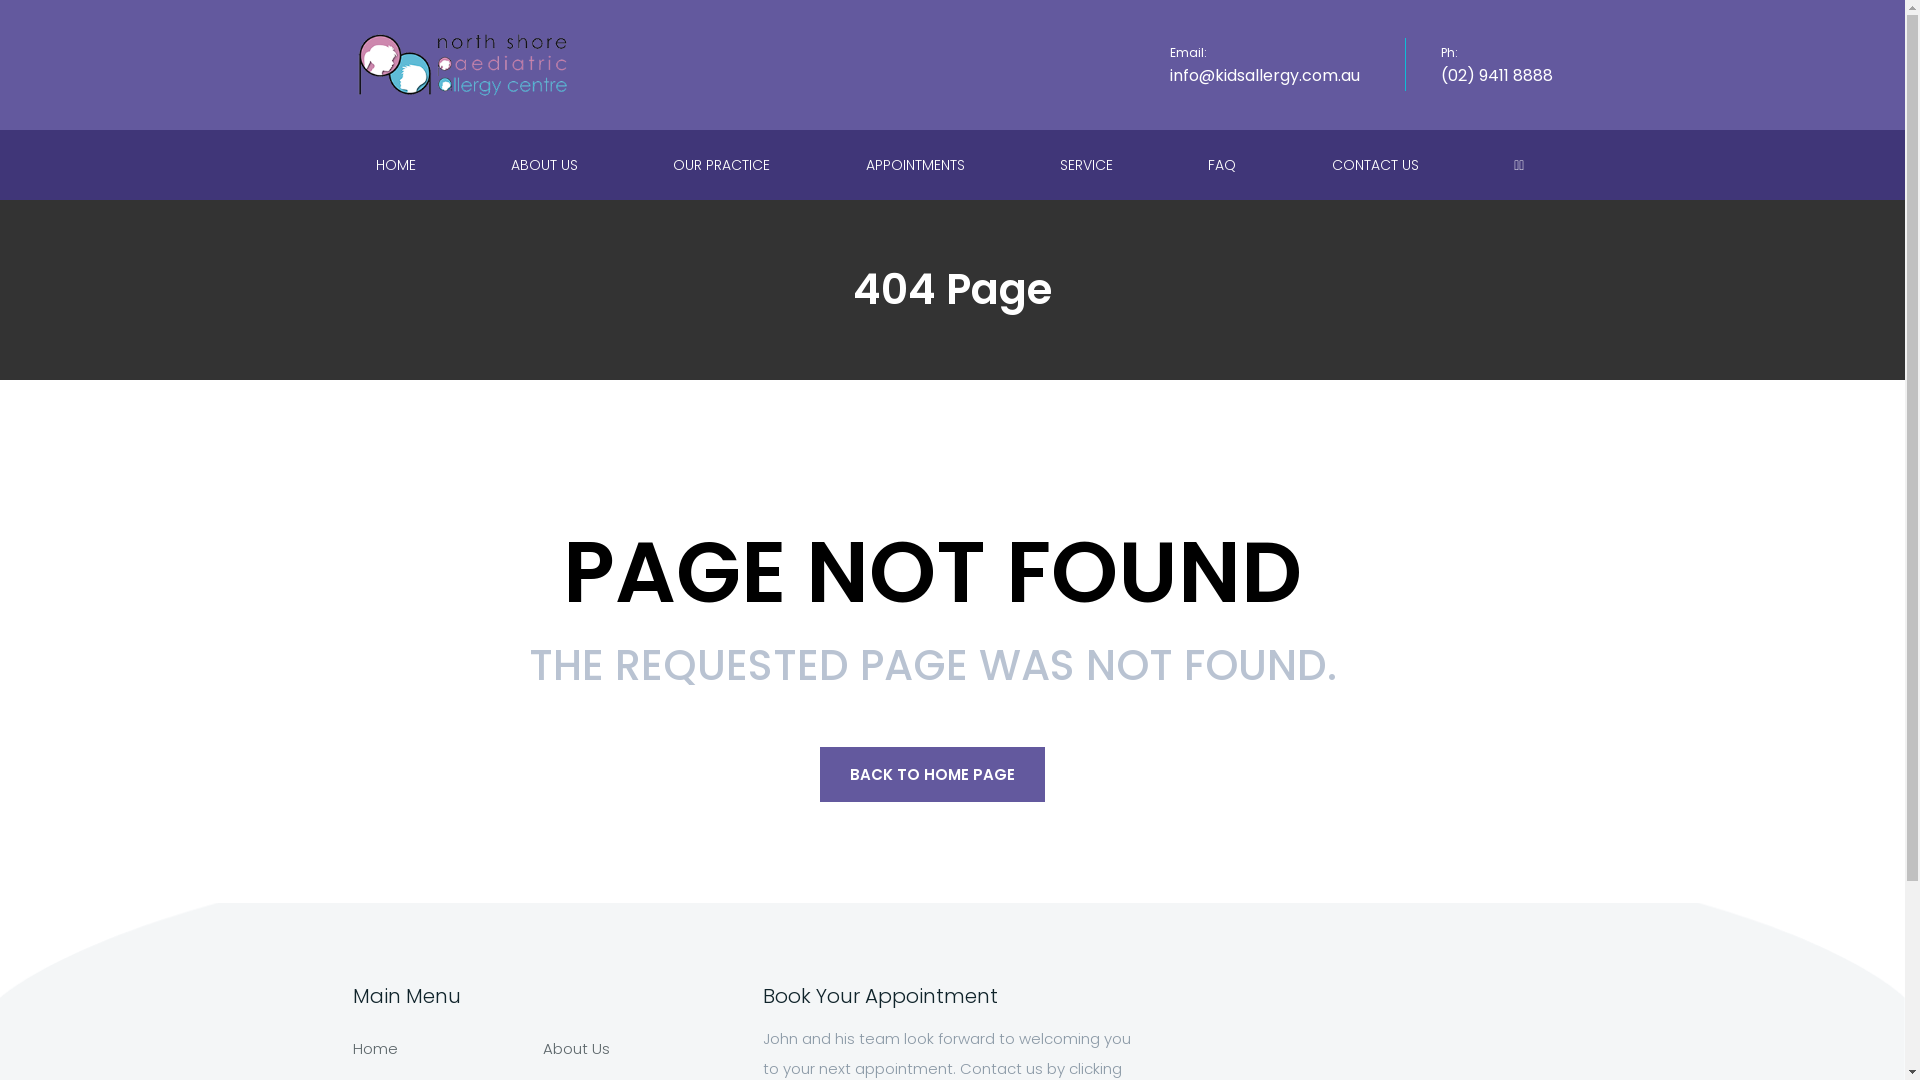  Describe the element at coordinates (931, 773) in the screenshot. I see `'BACK TO HOME PAGE'` at that location.